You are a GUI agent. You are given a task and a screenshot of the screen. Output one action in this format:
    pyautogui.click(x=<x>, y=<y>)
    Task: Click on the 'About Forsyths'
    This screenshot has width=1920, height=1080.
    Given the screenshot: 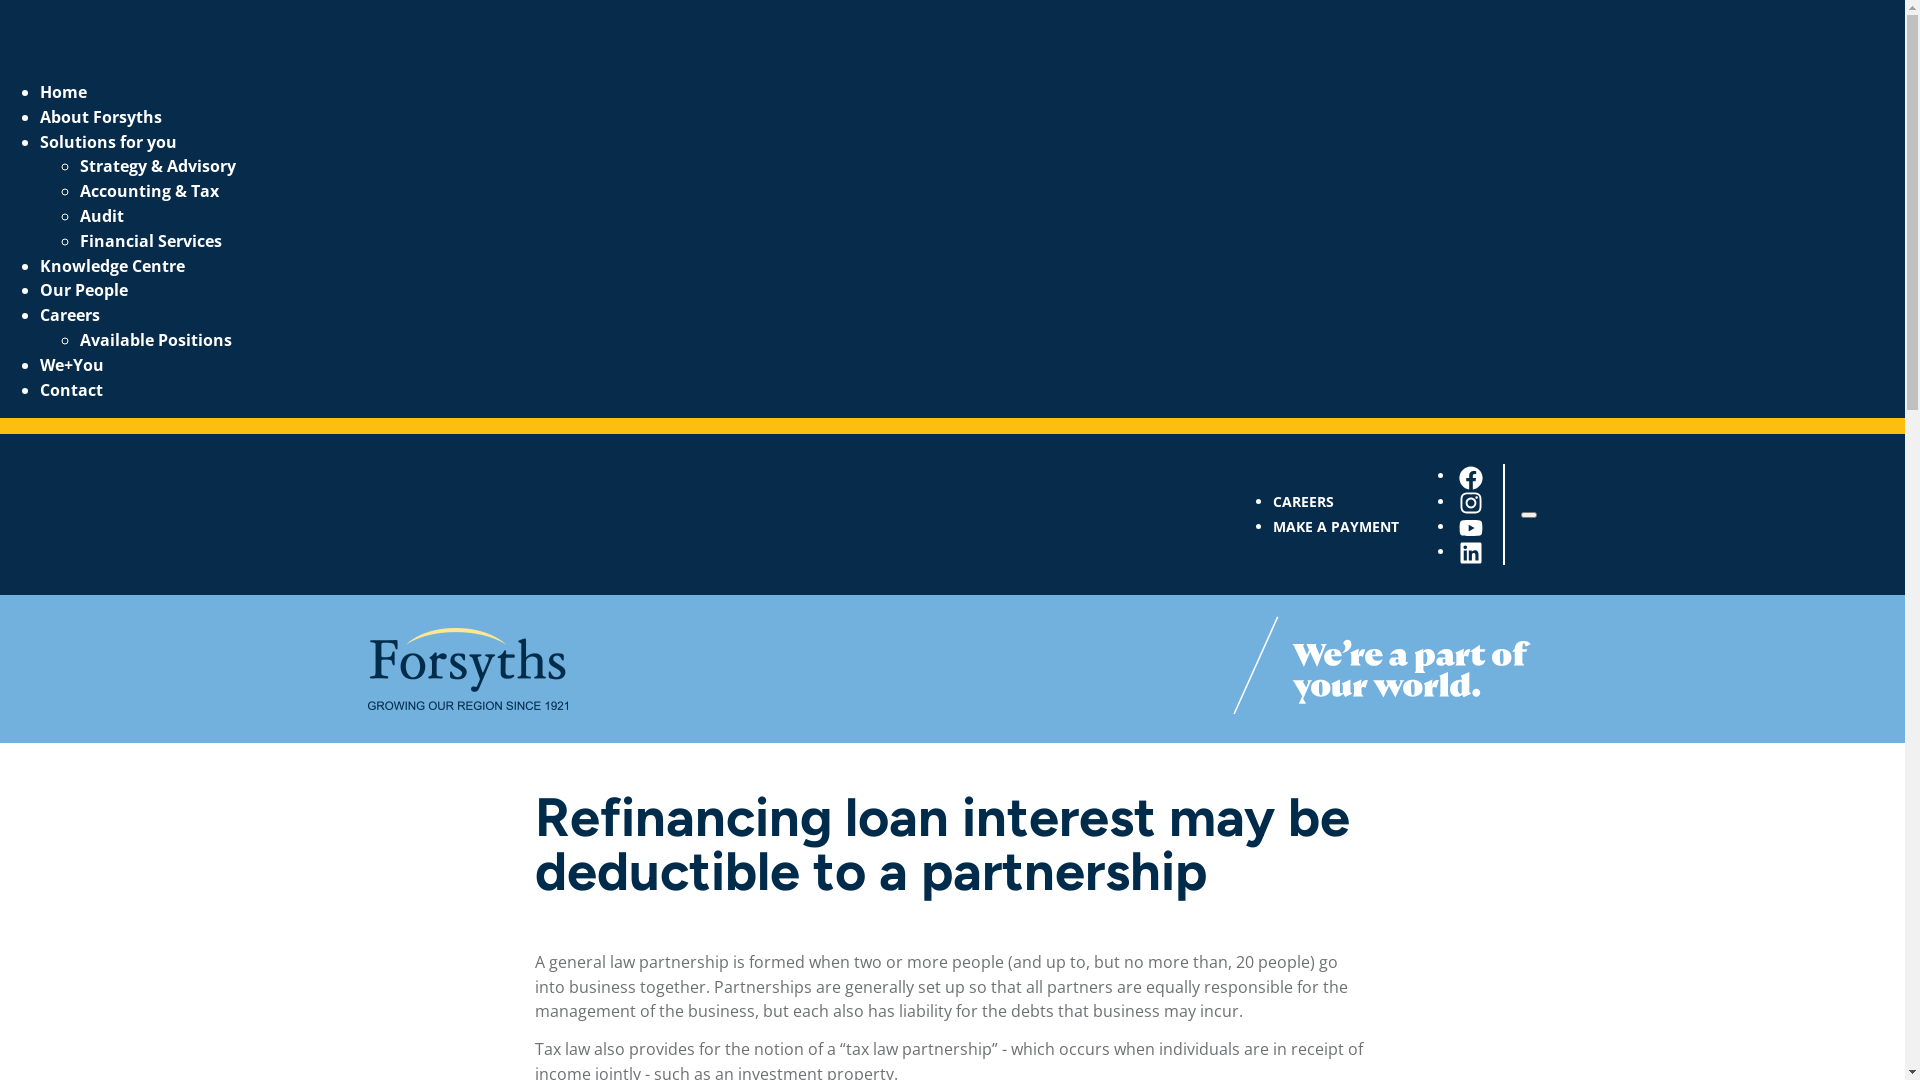 What is the action you would take?
    pyautogui.click(x=99, y=116)
    